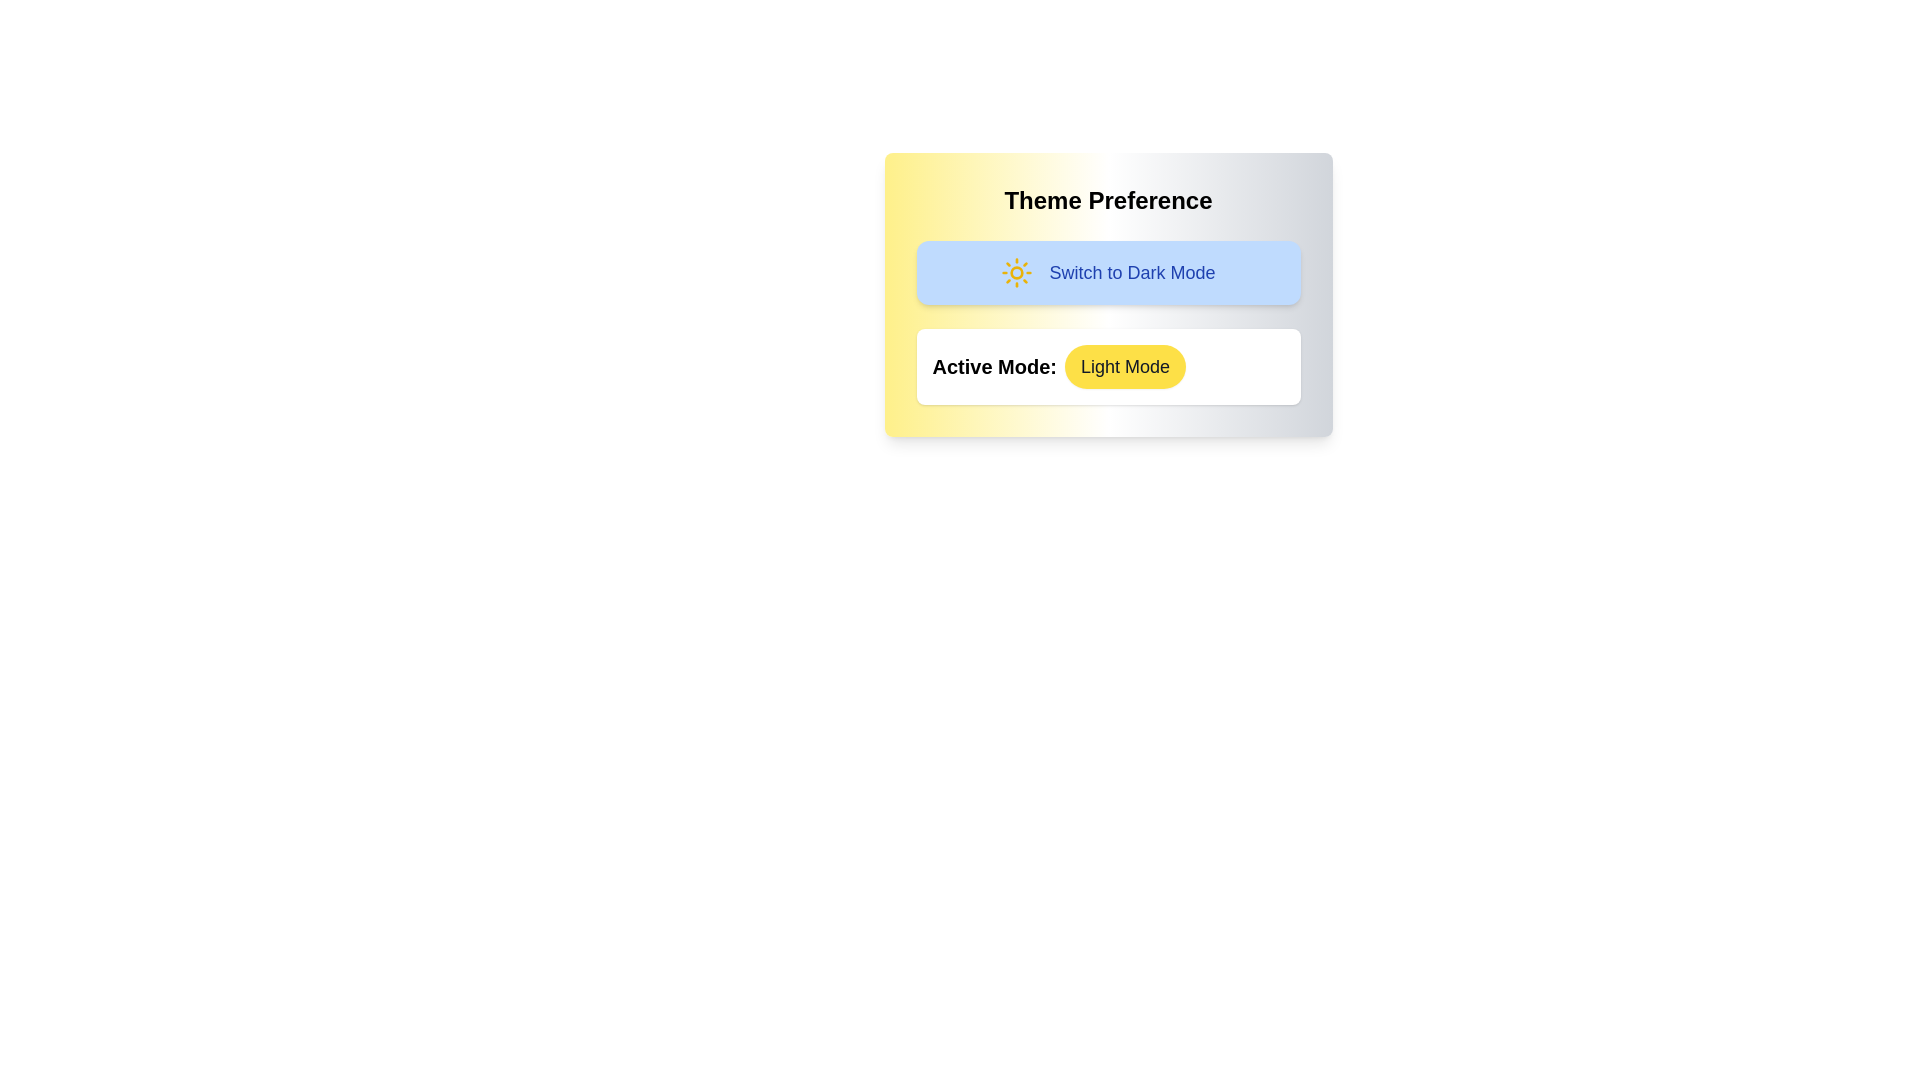  Describe the element at coordinates (1017, 273) in the screenshot. I see `the sun icon representing the 'Switch to Dark Mode' button located within the 'Theme Preference' card` at that location.